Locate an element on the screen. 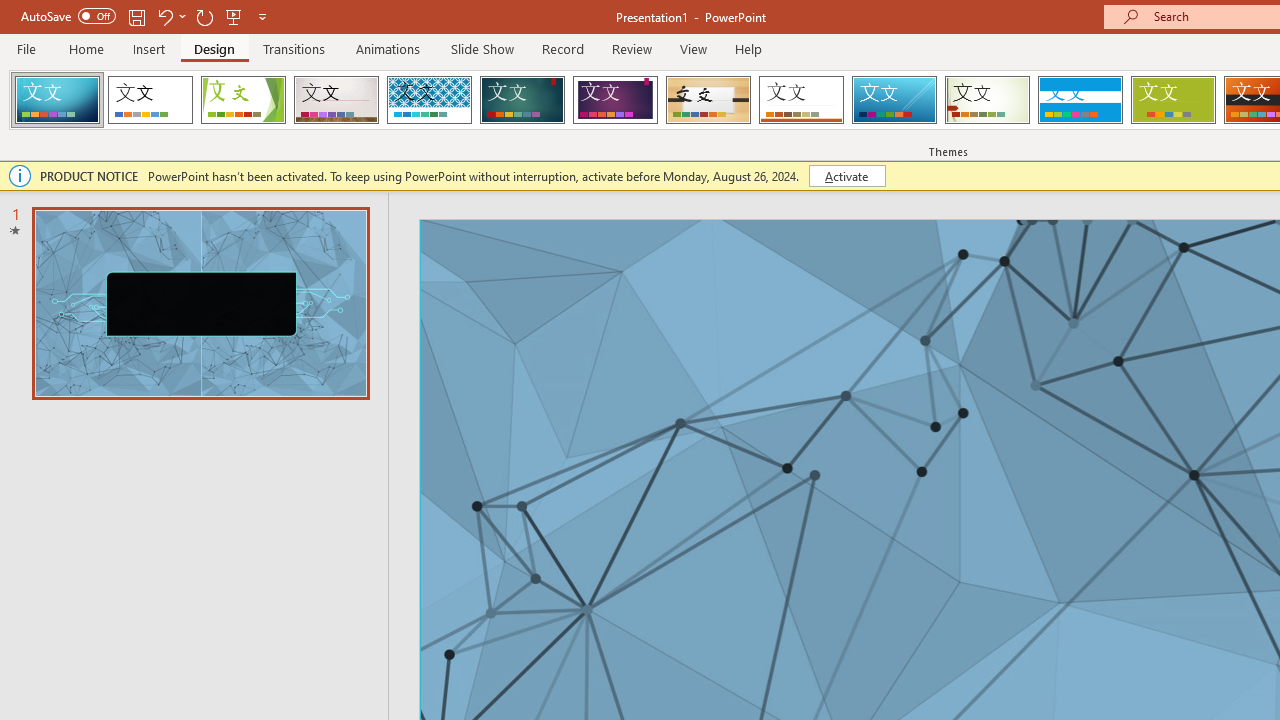 Image resolution: width=1280 pixels, height=720 pixels. 'Retrospect' is located at coordinates (801, 100).